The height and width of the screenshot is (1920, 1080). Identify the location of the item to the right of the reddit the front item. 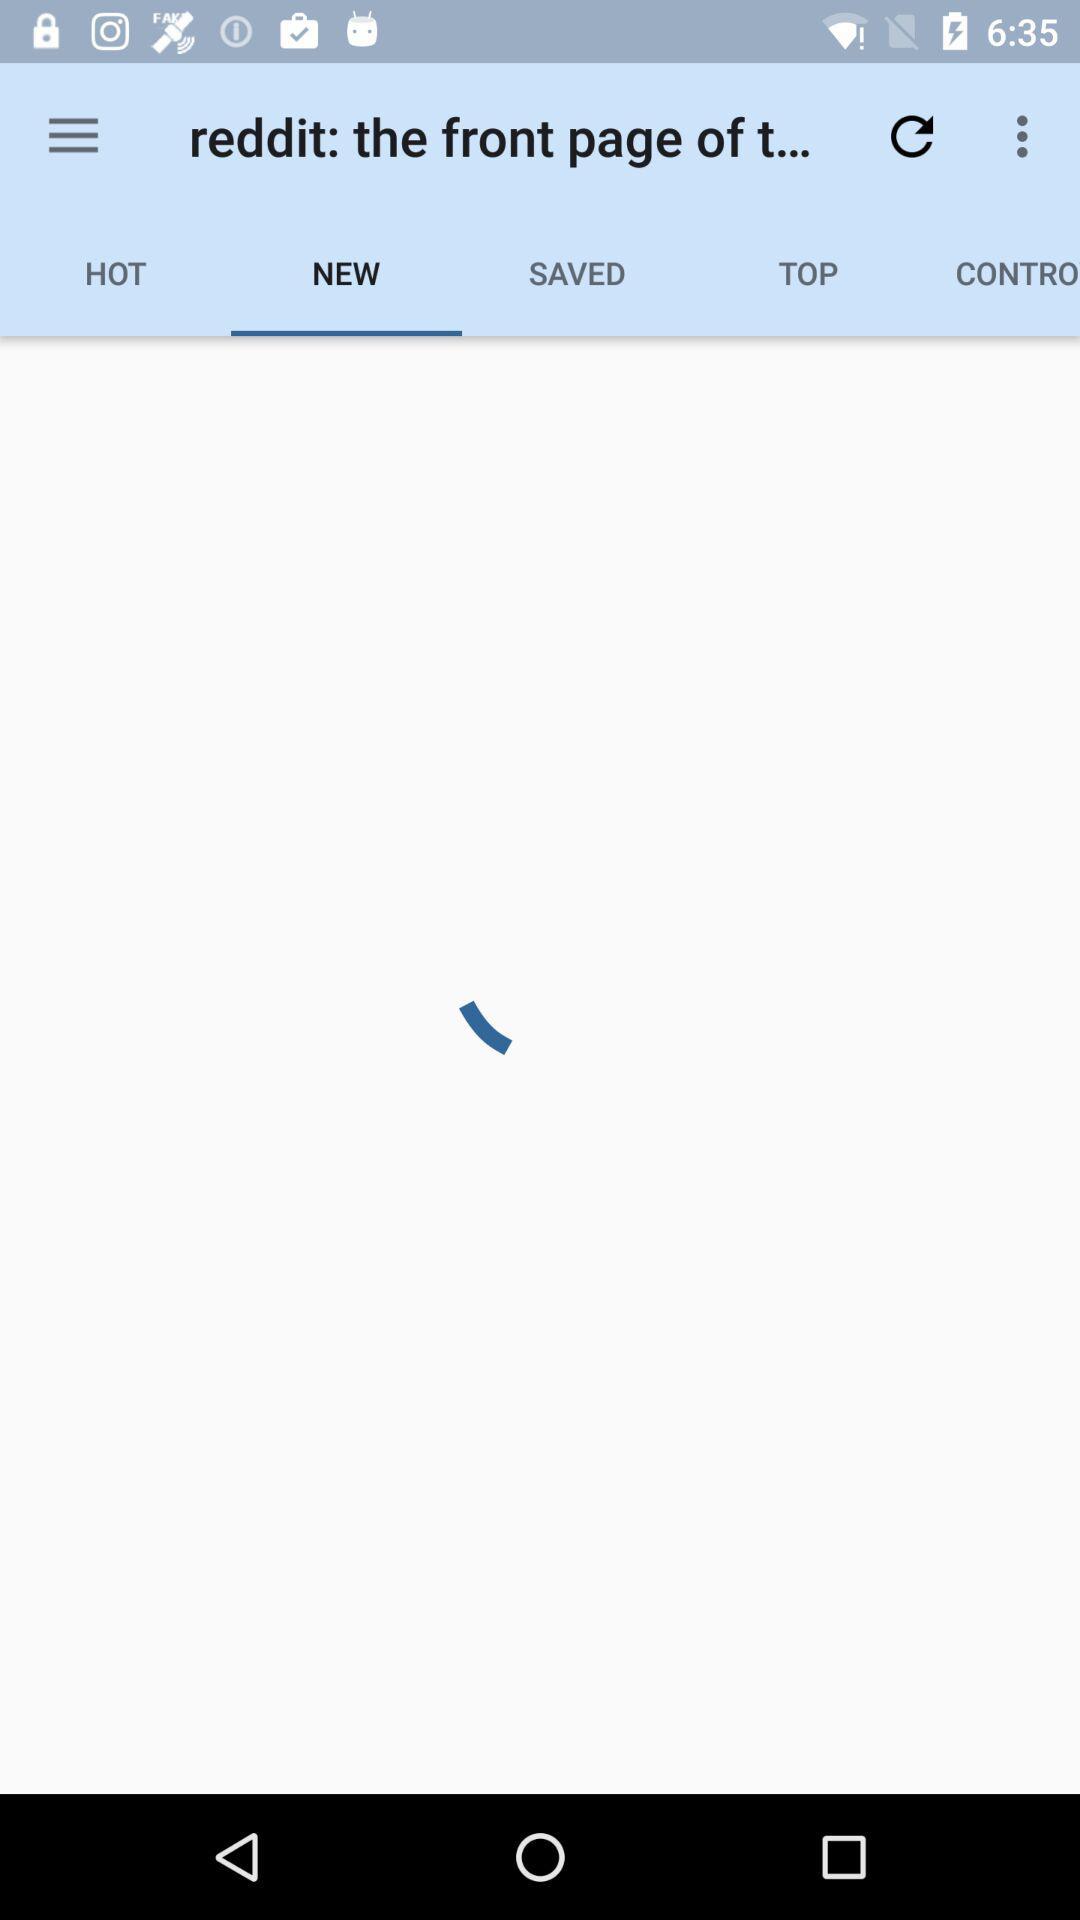
(911, 135).